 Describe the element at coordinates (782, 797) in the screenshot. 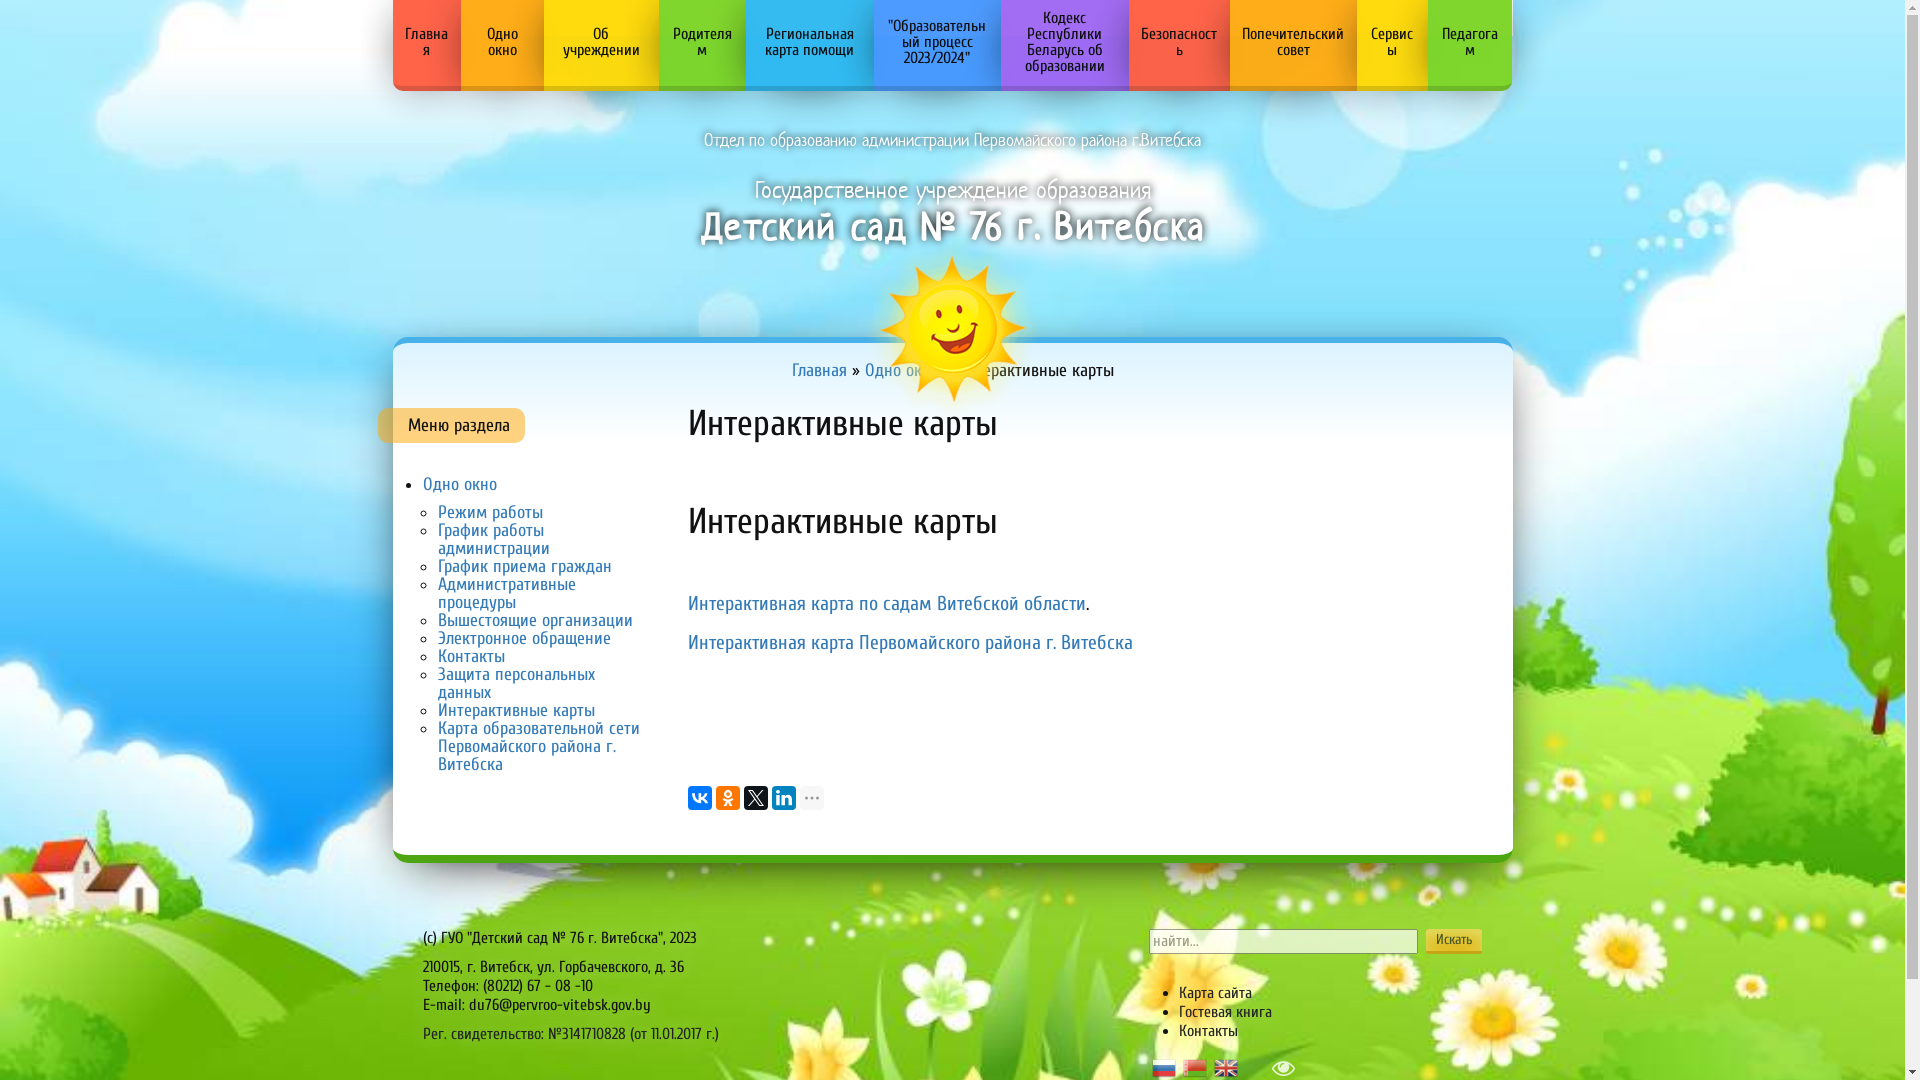

I see `'LinkedIn'` at that location.